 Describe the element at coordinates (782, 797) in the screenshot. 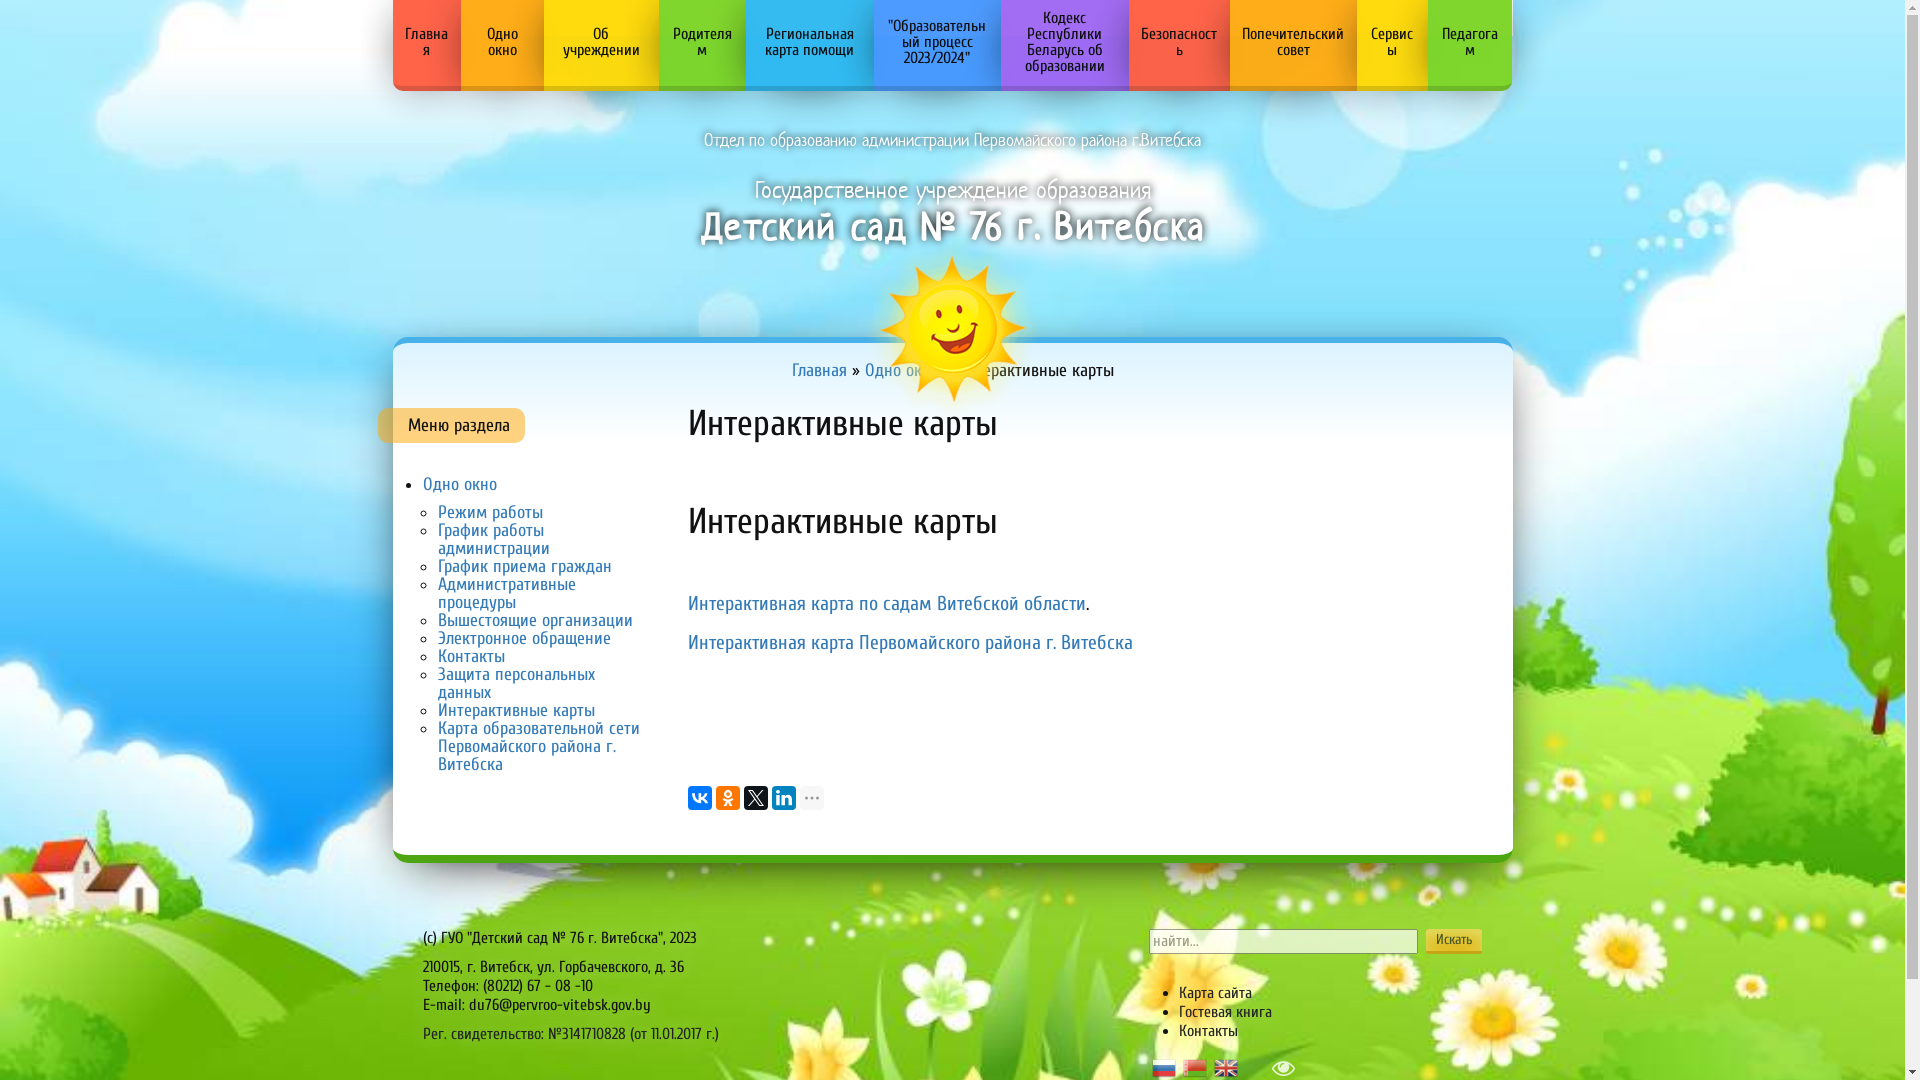

I see `'LinkedIn'` at that location.